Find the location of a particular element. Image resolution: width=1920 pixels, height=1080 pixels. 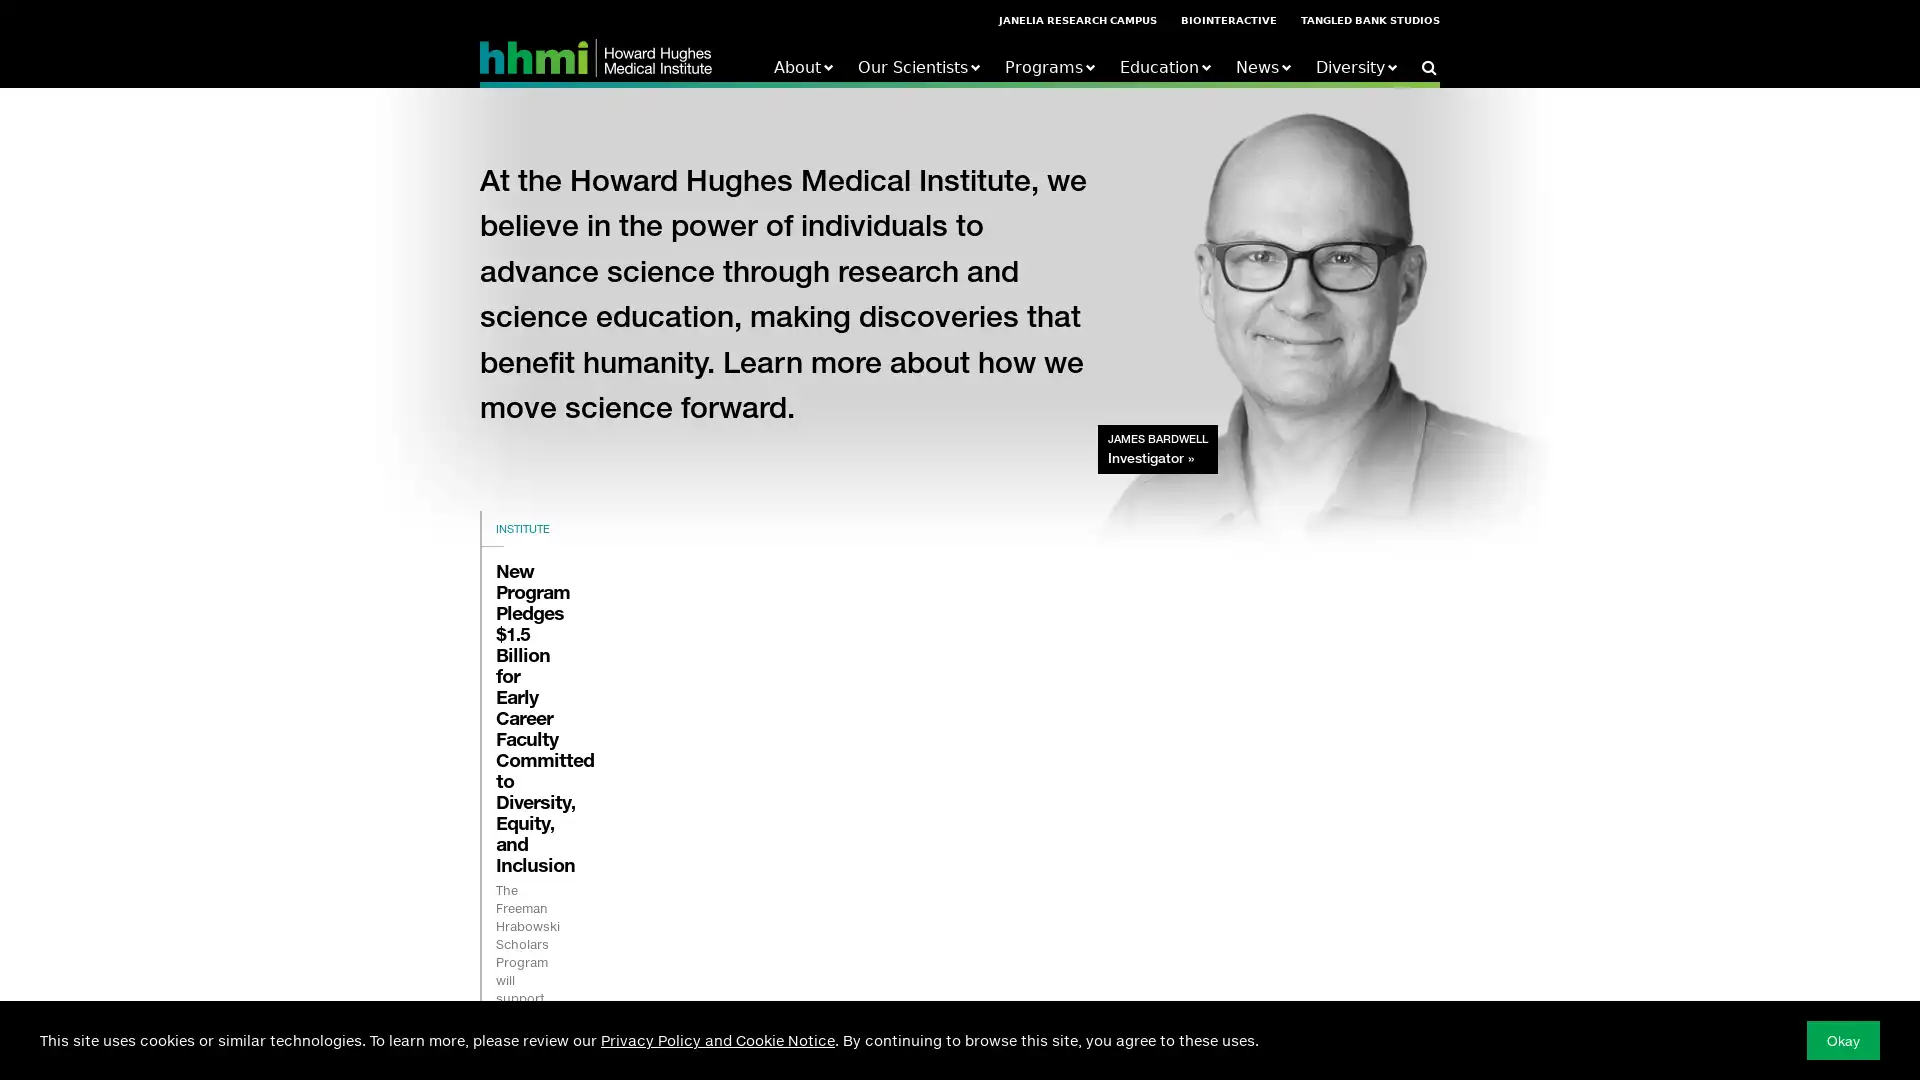

Education is located at coordinates (1166, 67).